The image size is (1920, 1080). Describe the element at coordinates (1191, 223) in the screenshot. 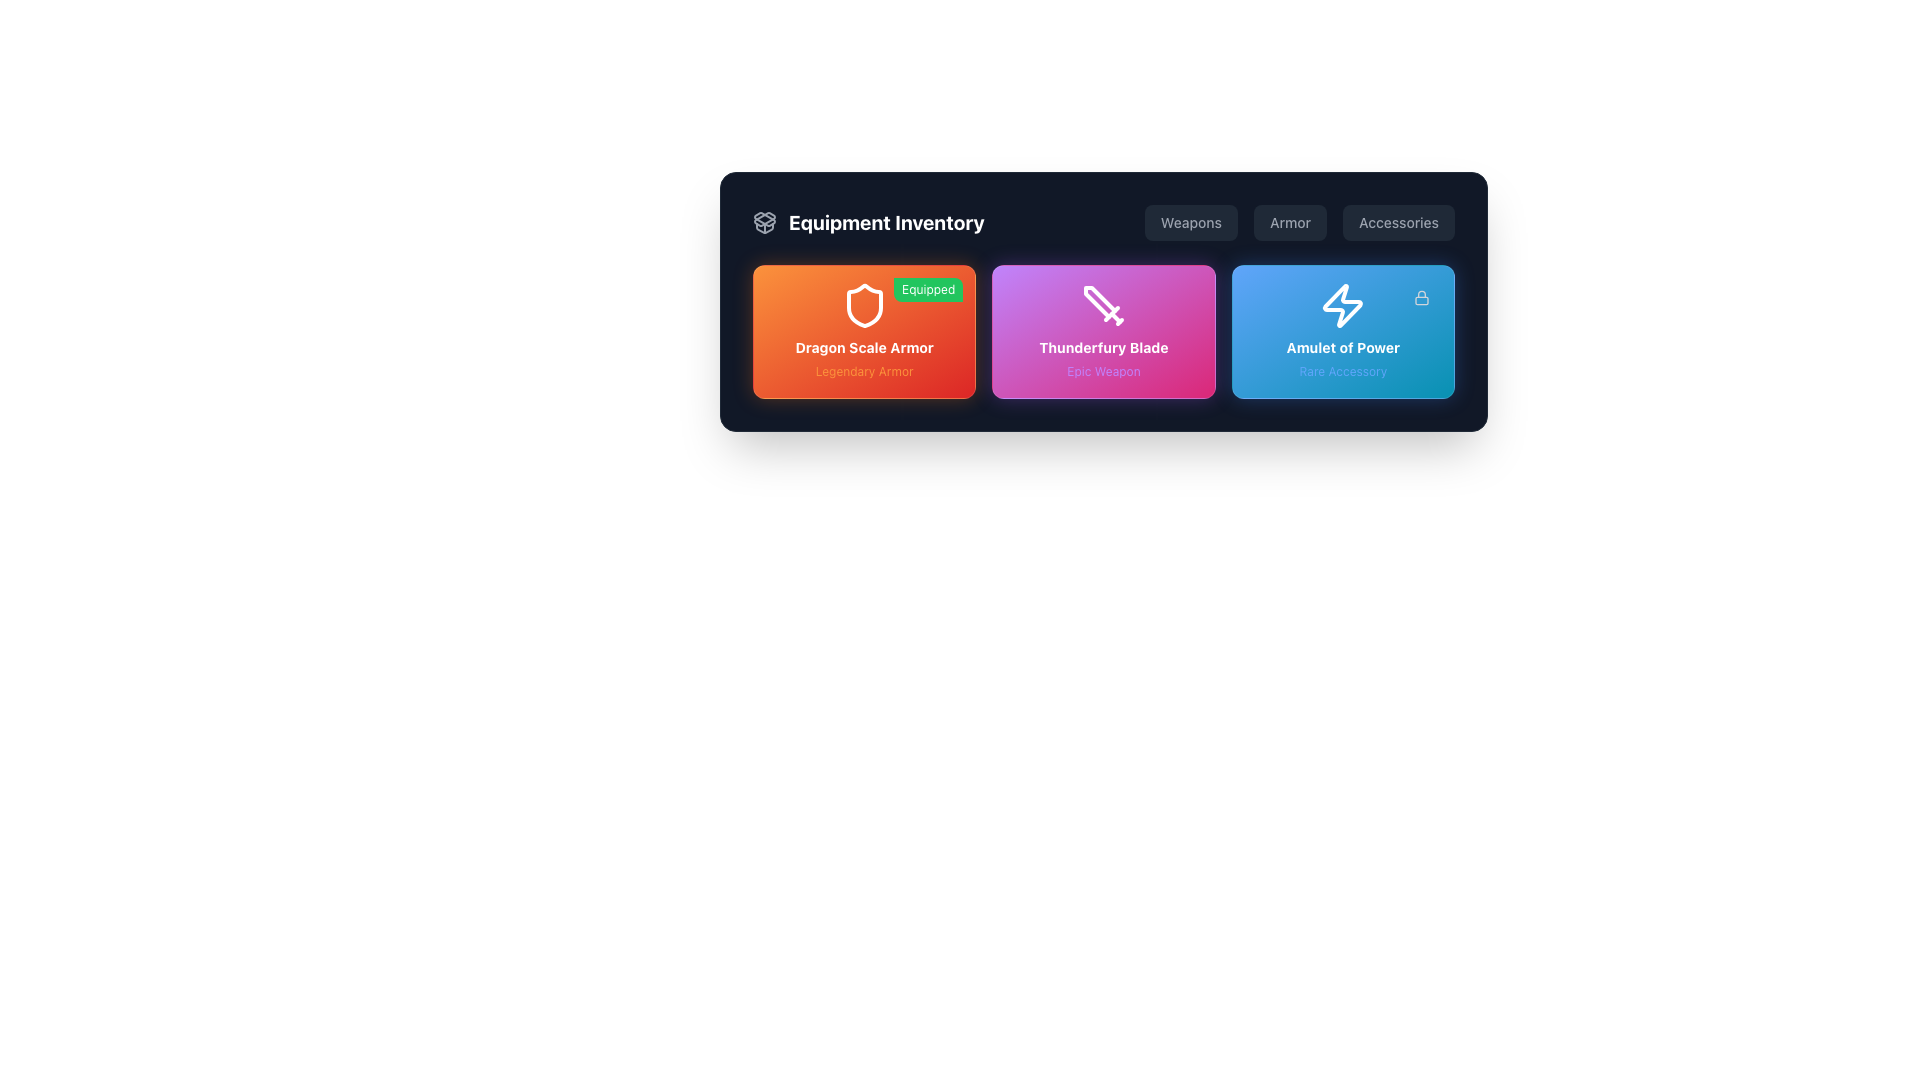

I see `the 'Weapons' button, which is the first button in a row of three, featuring a dark gray background and gray text that changes to white on hover` at that location.